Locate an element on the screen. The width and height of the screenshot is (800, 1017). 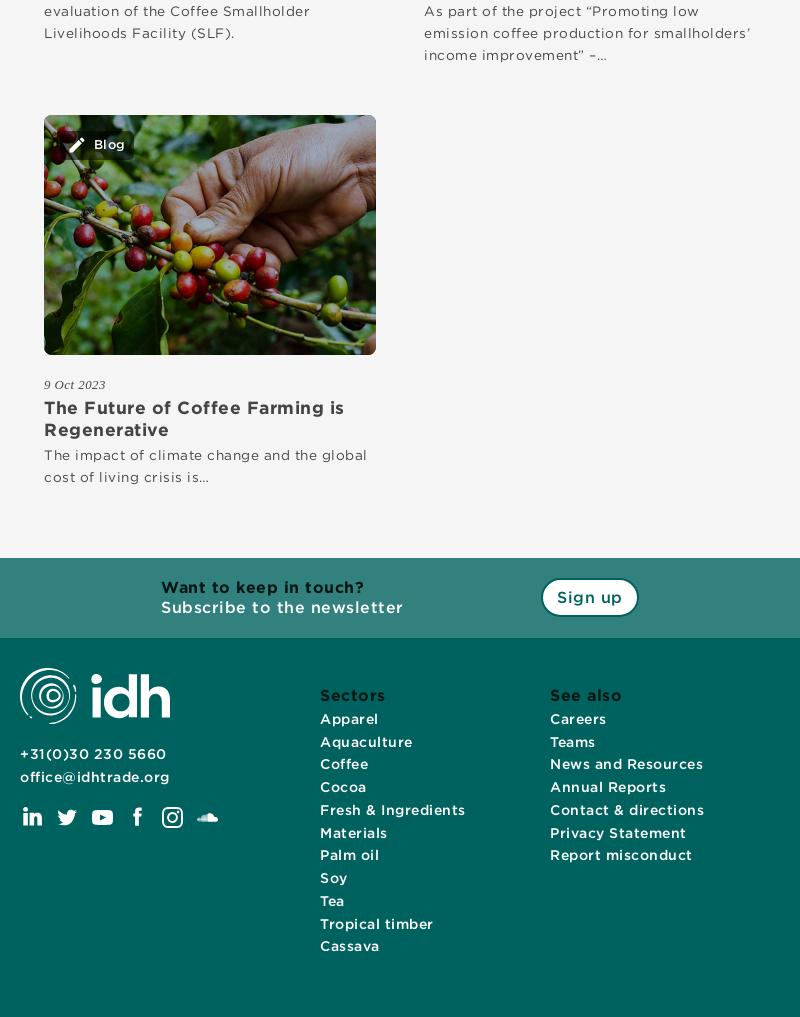
'Teams' is located at coordinates (571, 740).